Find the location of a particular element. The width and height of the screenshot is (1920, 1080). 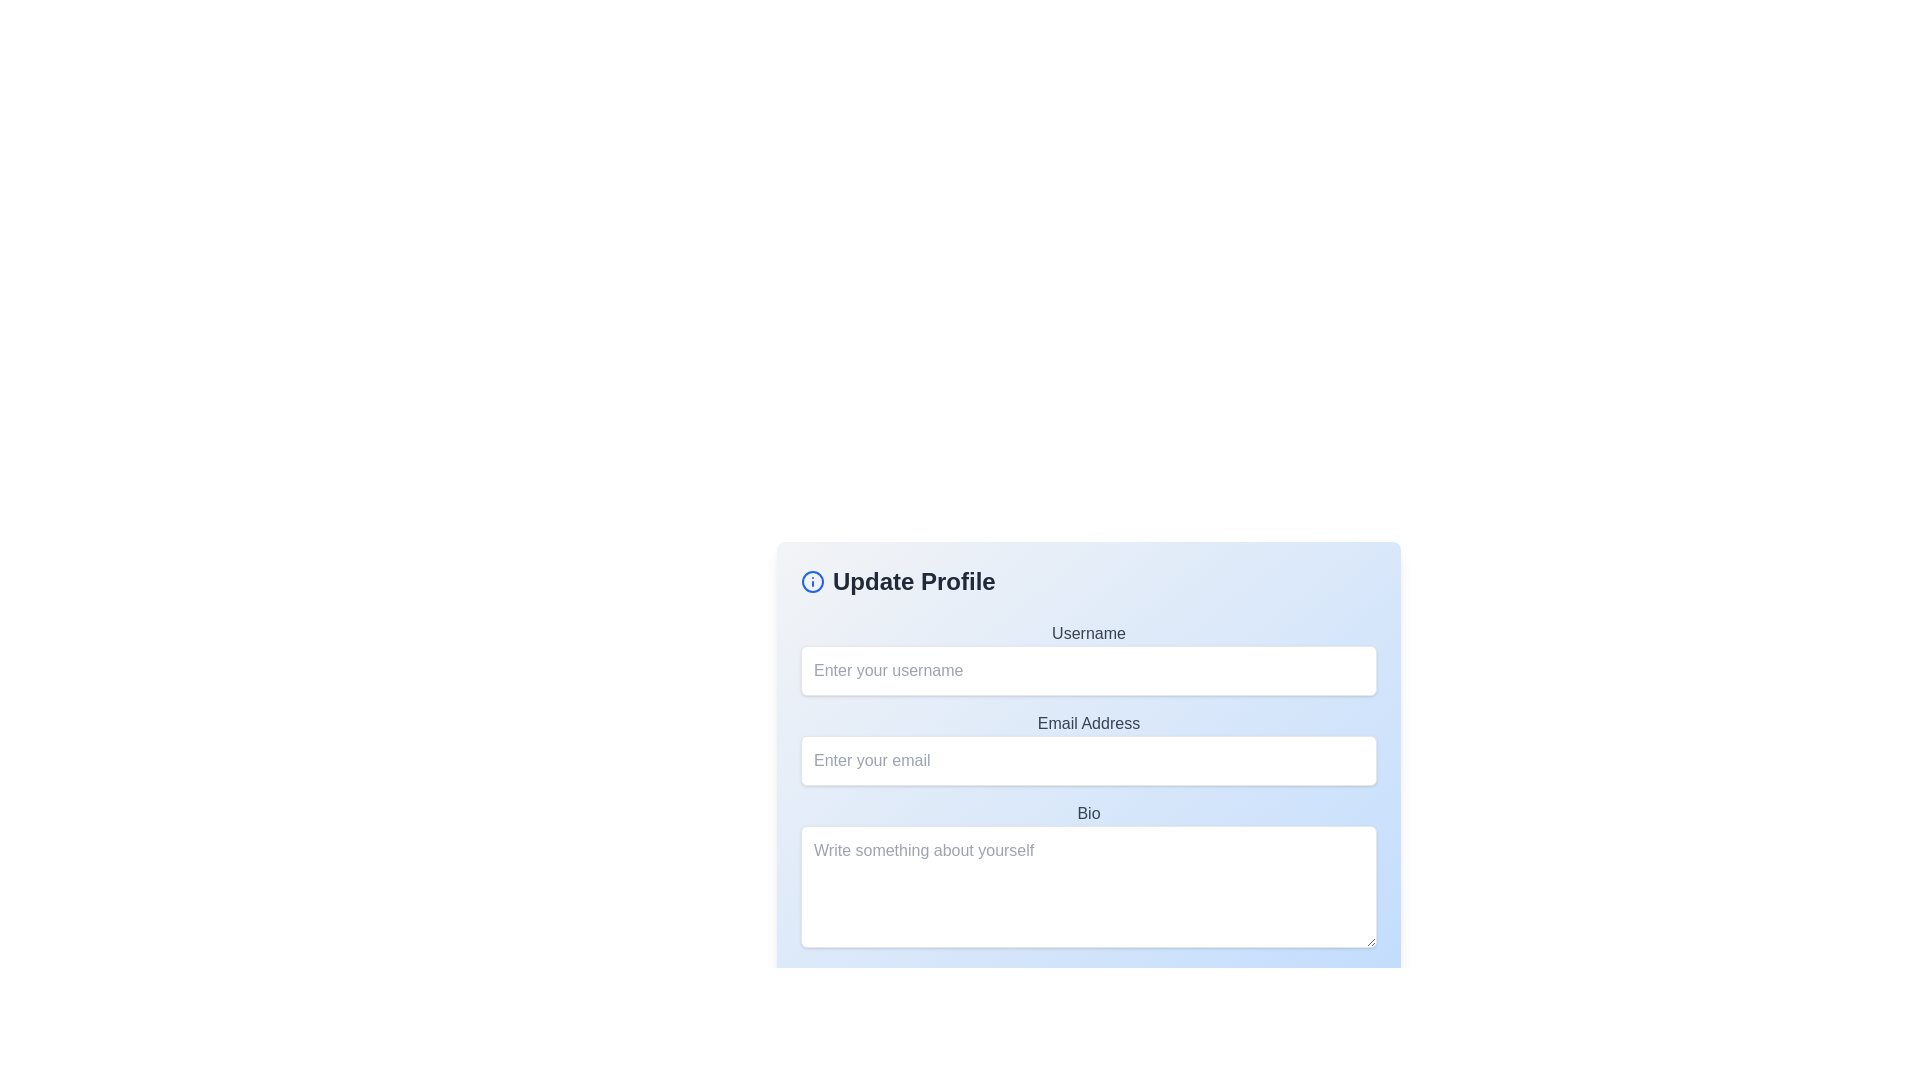

the labels of the form section containing 'Username', 'Email Address', and 'Bio' located below the 'Update Profile' heading is located at coordinates (1088, 786).